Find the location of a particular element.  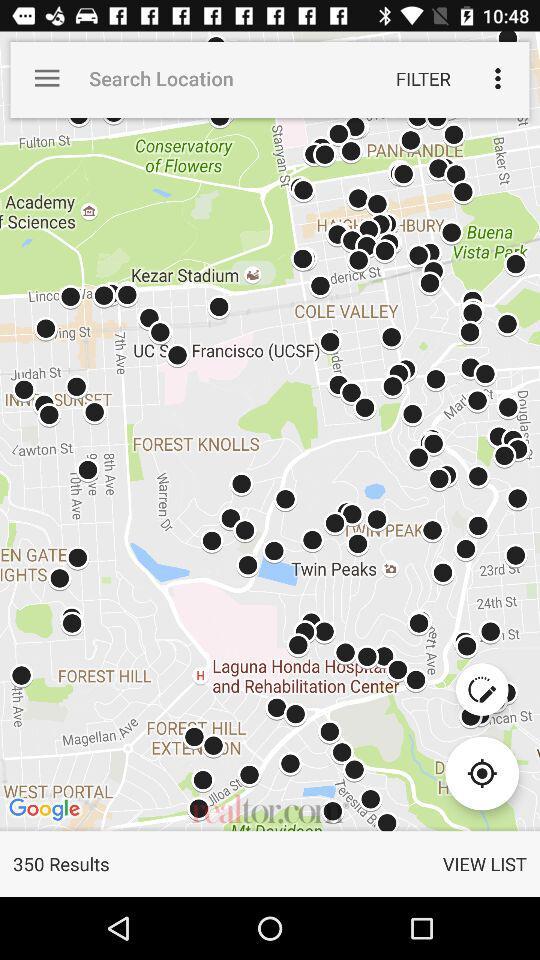

the edit icon is located at coordinates (481, 689).